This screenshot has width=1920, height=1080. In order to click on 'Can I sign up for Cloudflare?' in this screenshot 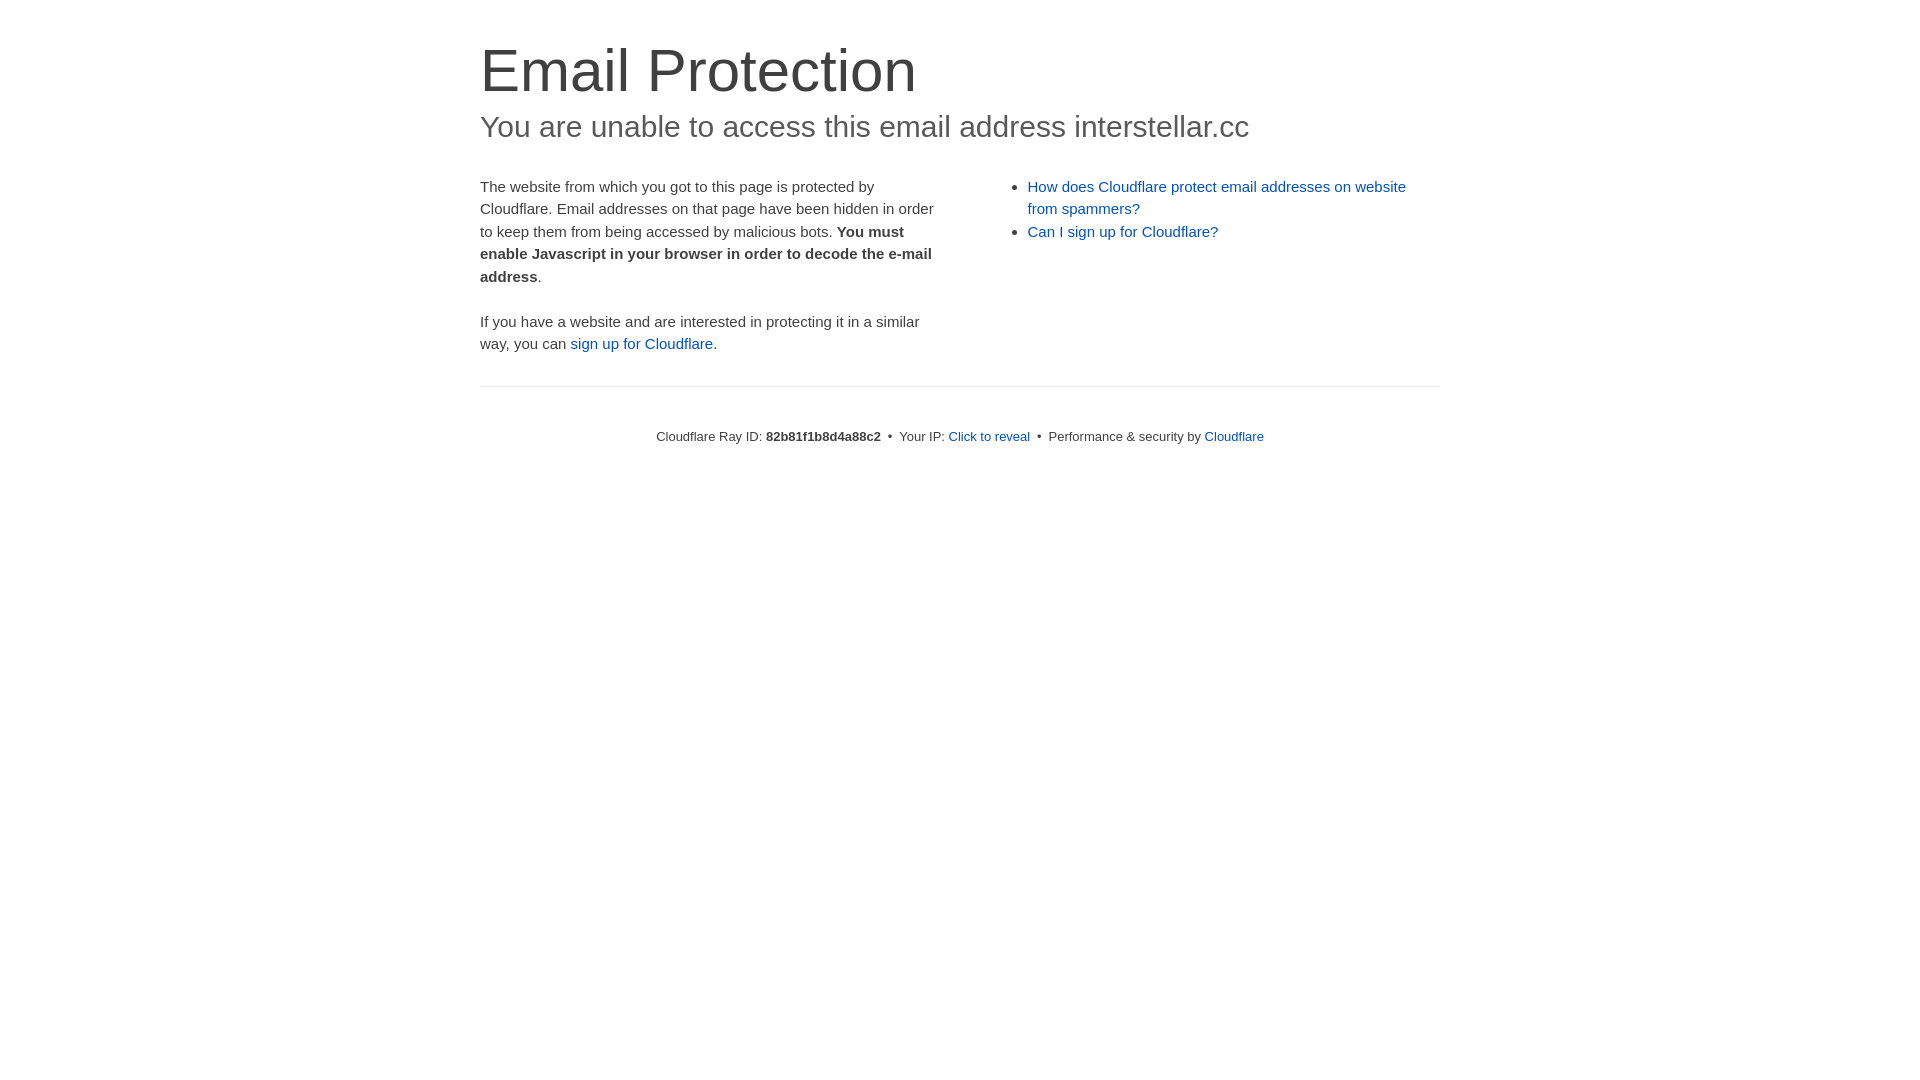, I will do `click(1123, 230)`.